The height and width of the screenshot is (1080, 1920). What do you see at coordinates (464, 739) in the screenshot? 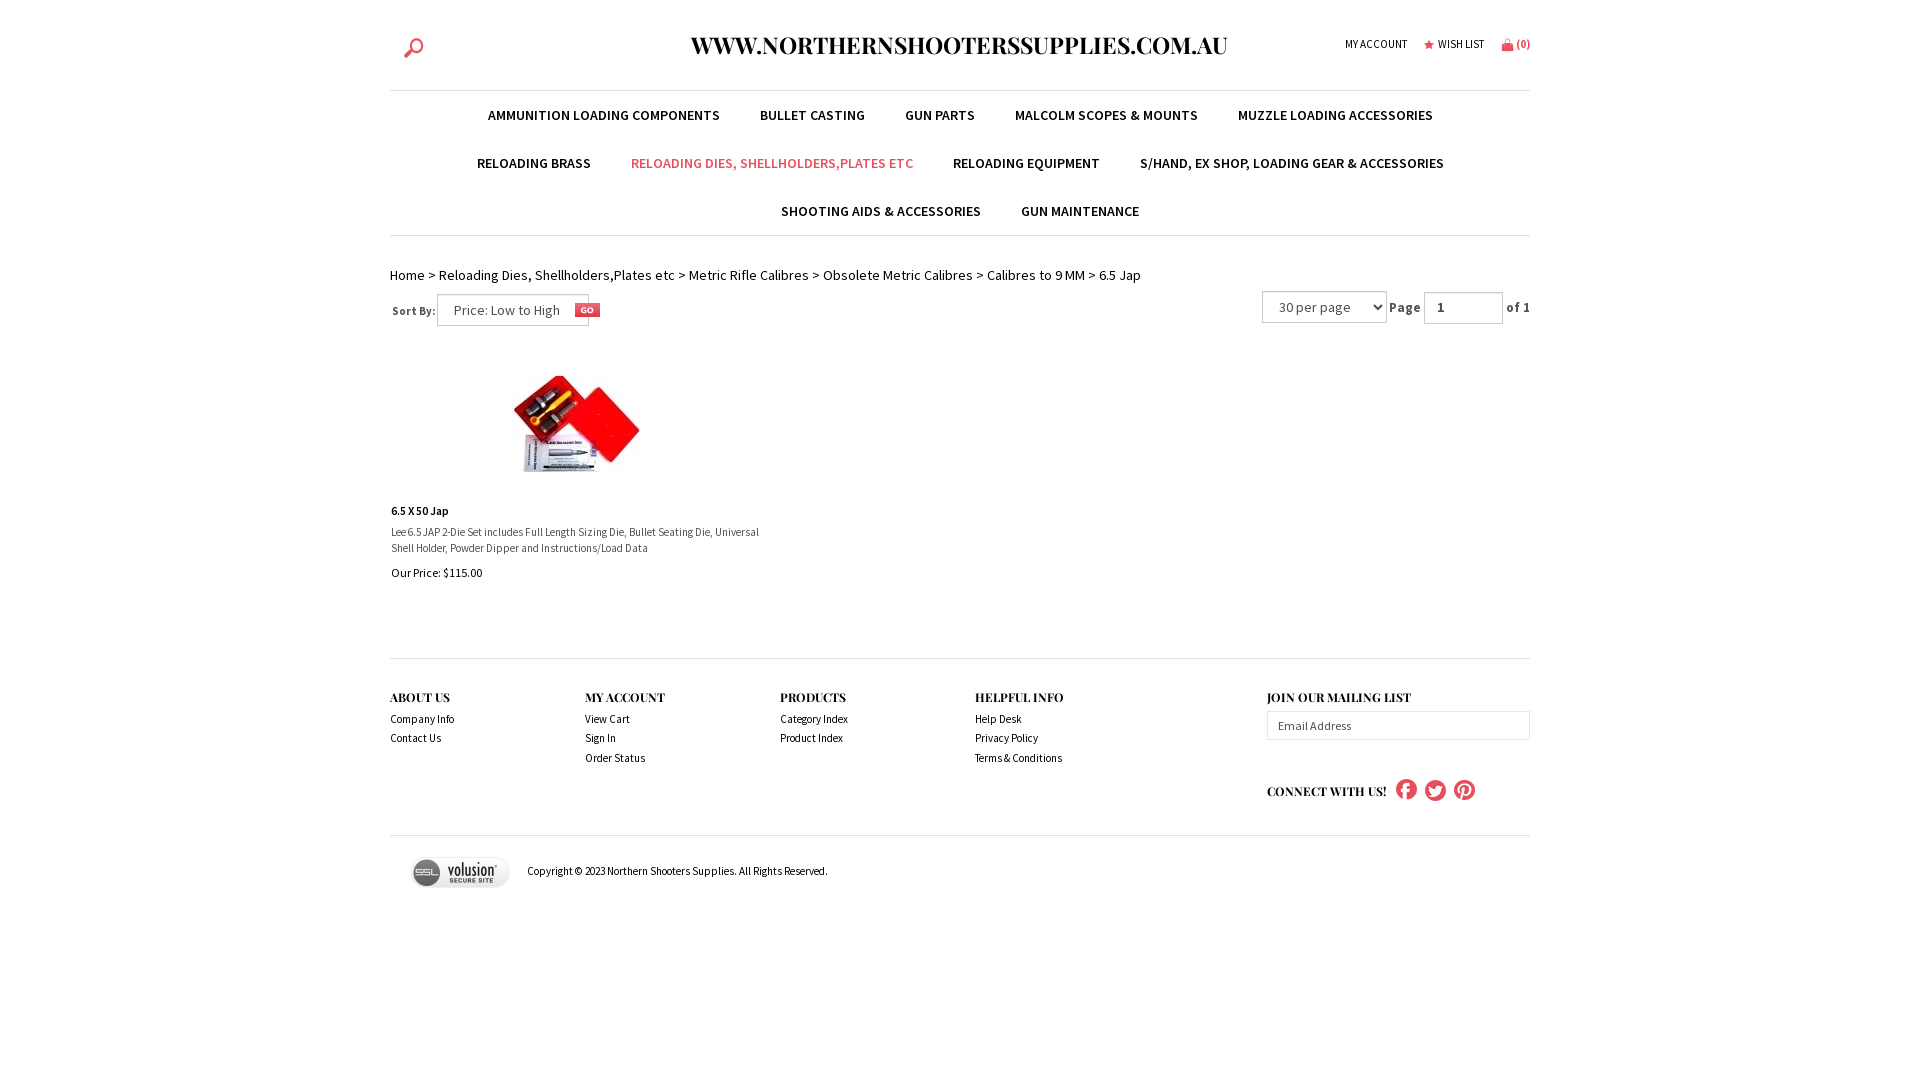
I see `'Contact Us'` at bounding box center [464, 739].